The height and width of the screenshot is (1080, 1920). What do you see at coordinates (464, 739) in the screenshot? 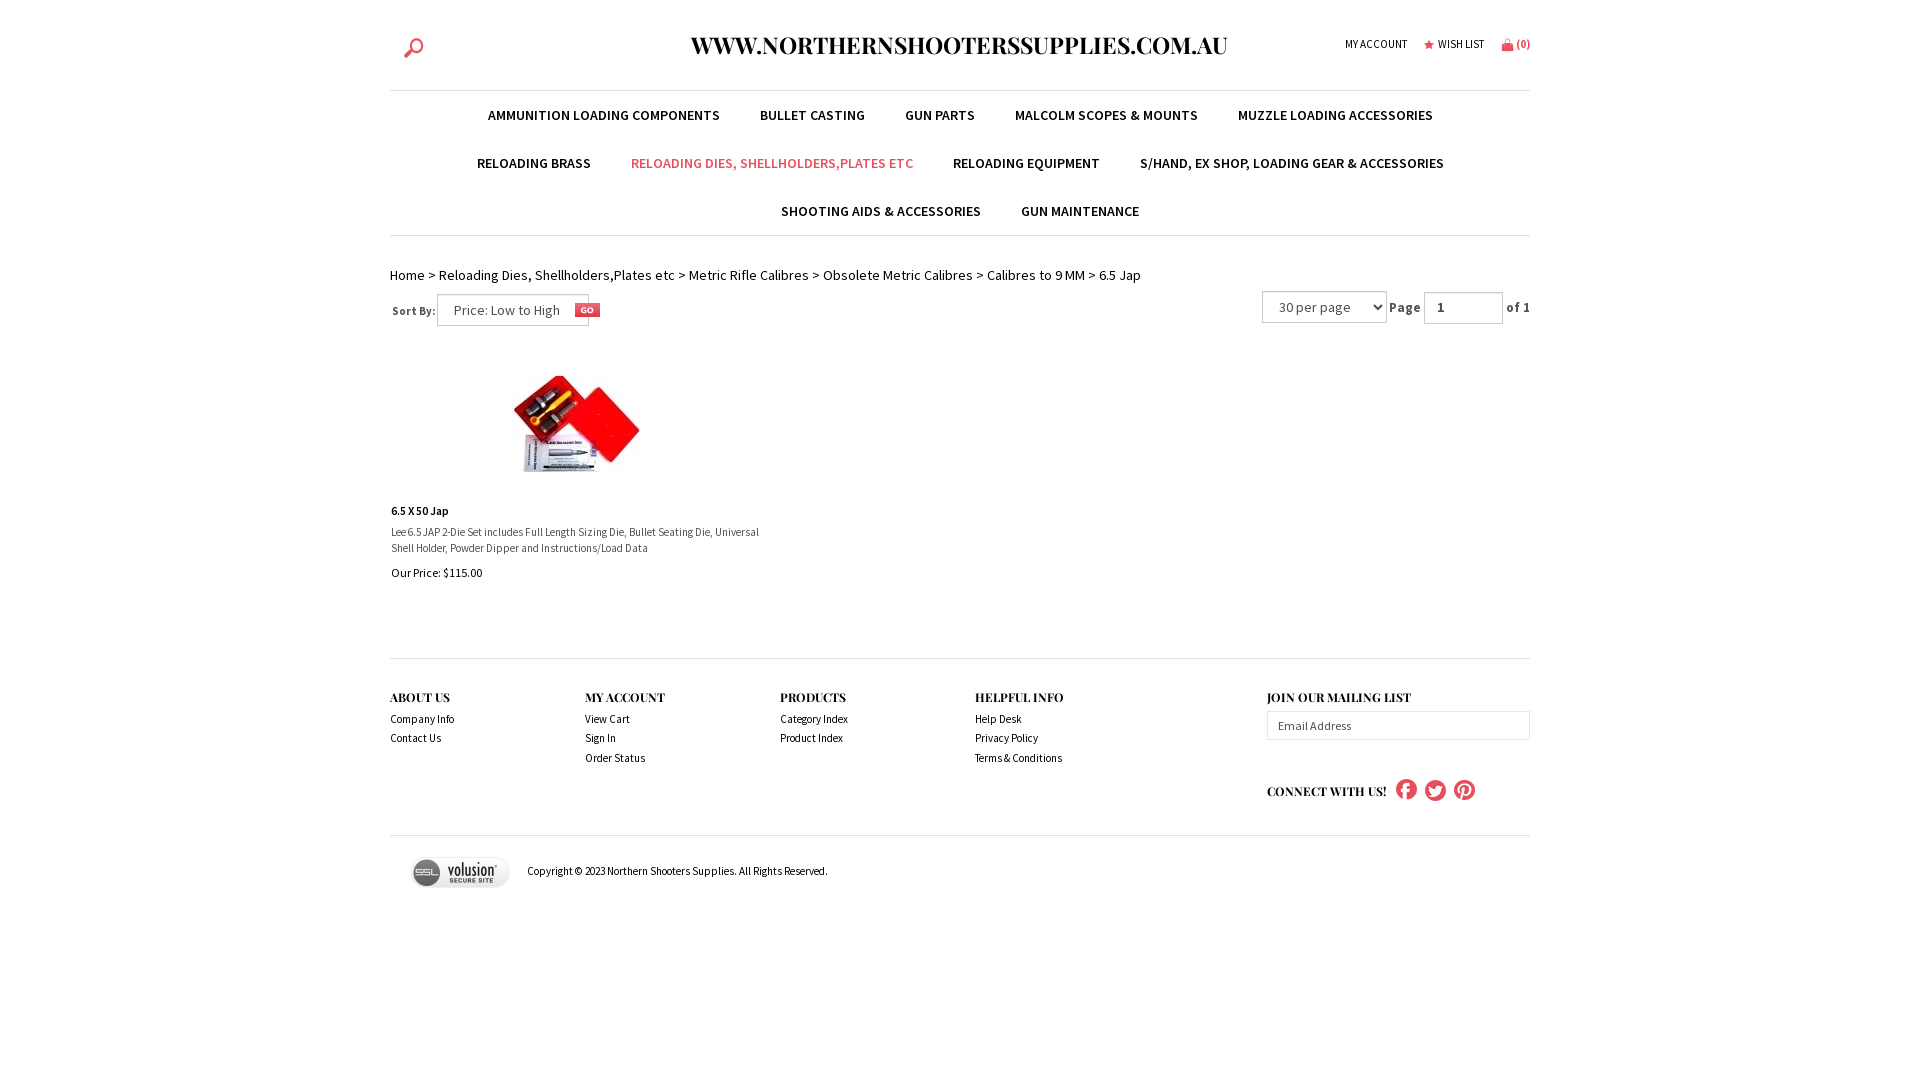
I see `'Contact Us'` at bounding box center [464, 739].